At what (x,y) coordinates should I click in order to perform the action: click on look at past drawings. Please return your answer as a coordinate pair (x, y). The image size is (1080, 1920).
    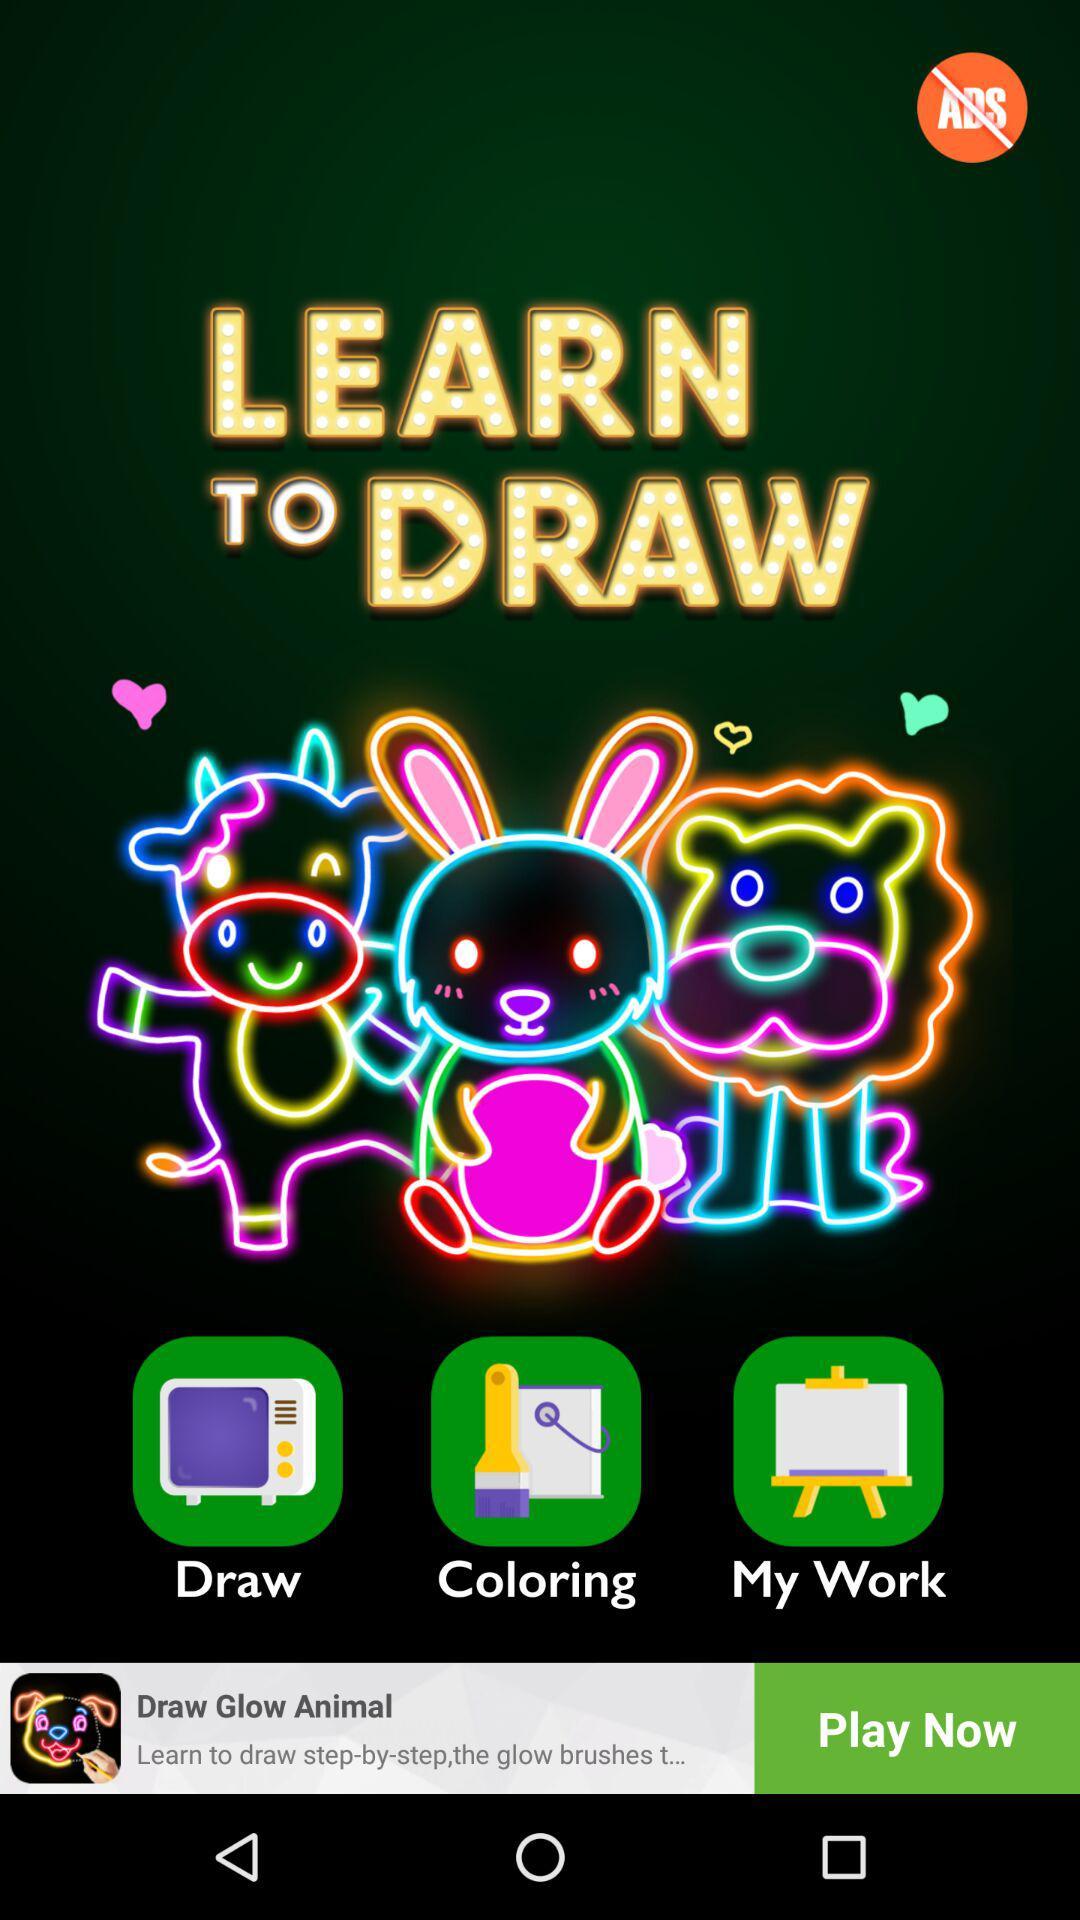
    Looking at the image, I should click on (838, 1441).